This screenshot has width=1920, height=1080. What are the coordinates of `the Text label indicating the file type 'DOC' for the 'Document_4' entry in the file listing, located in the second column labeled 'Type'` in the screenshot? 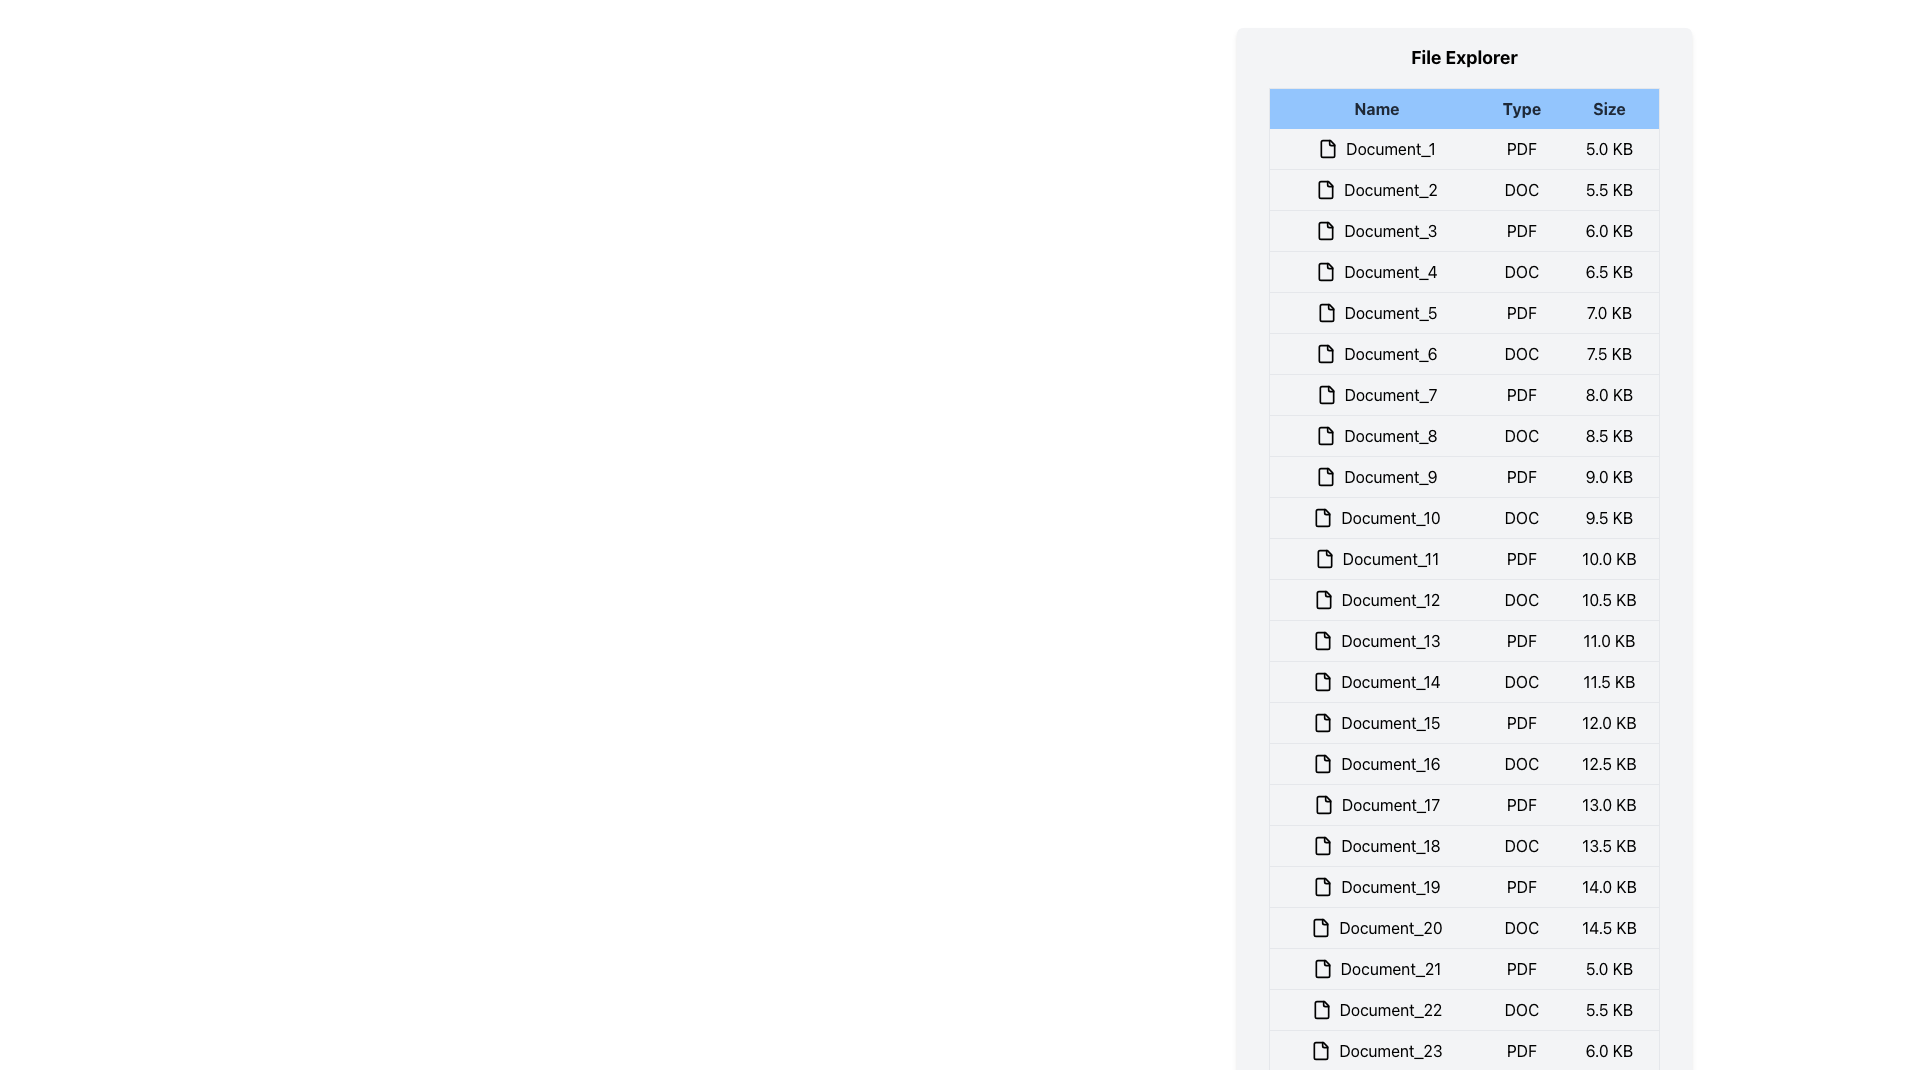 It's located at (1520, 272).